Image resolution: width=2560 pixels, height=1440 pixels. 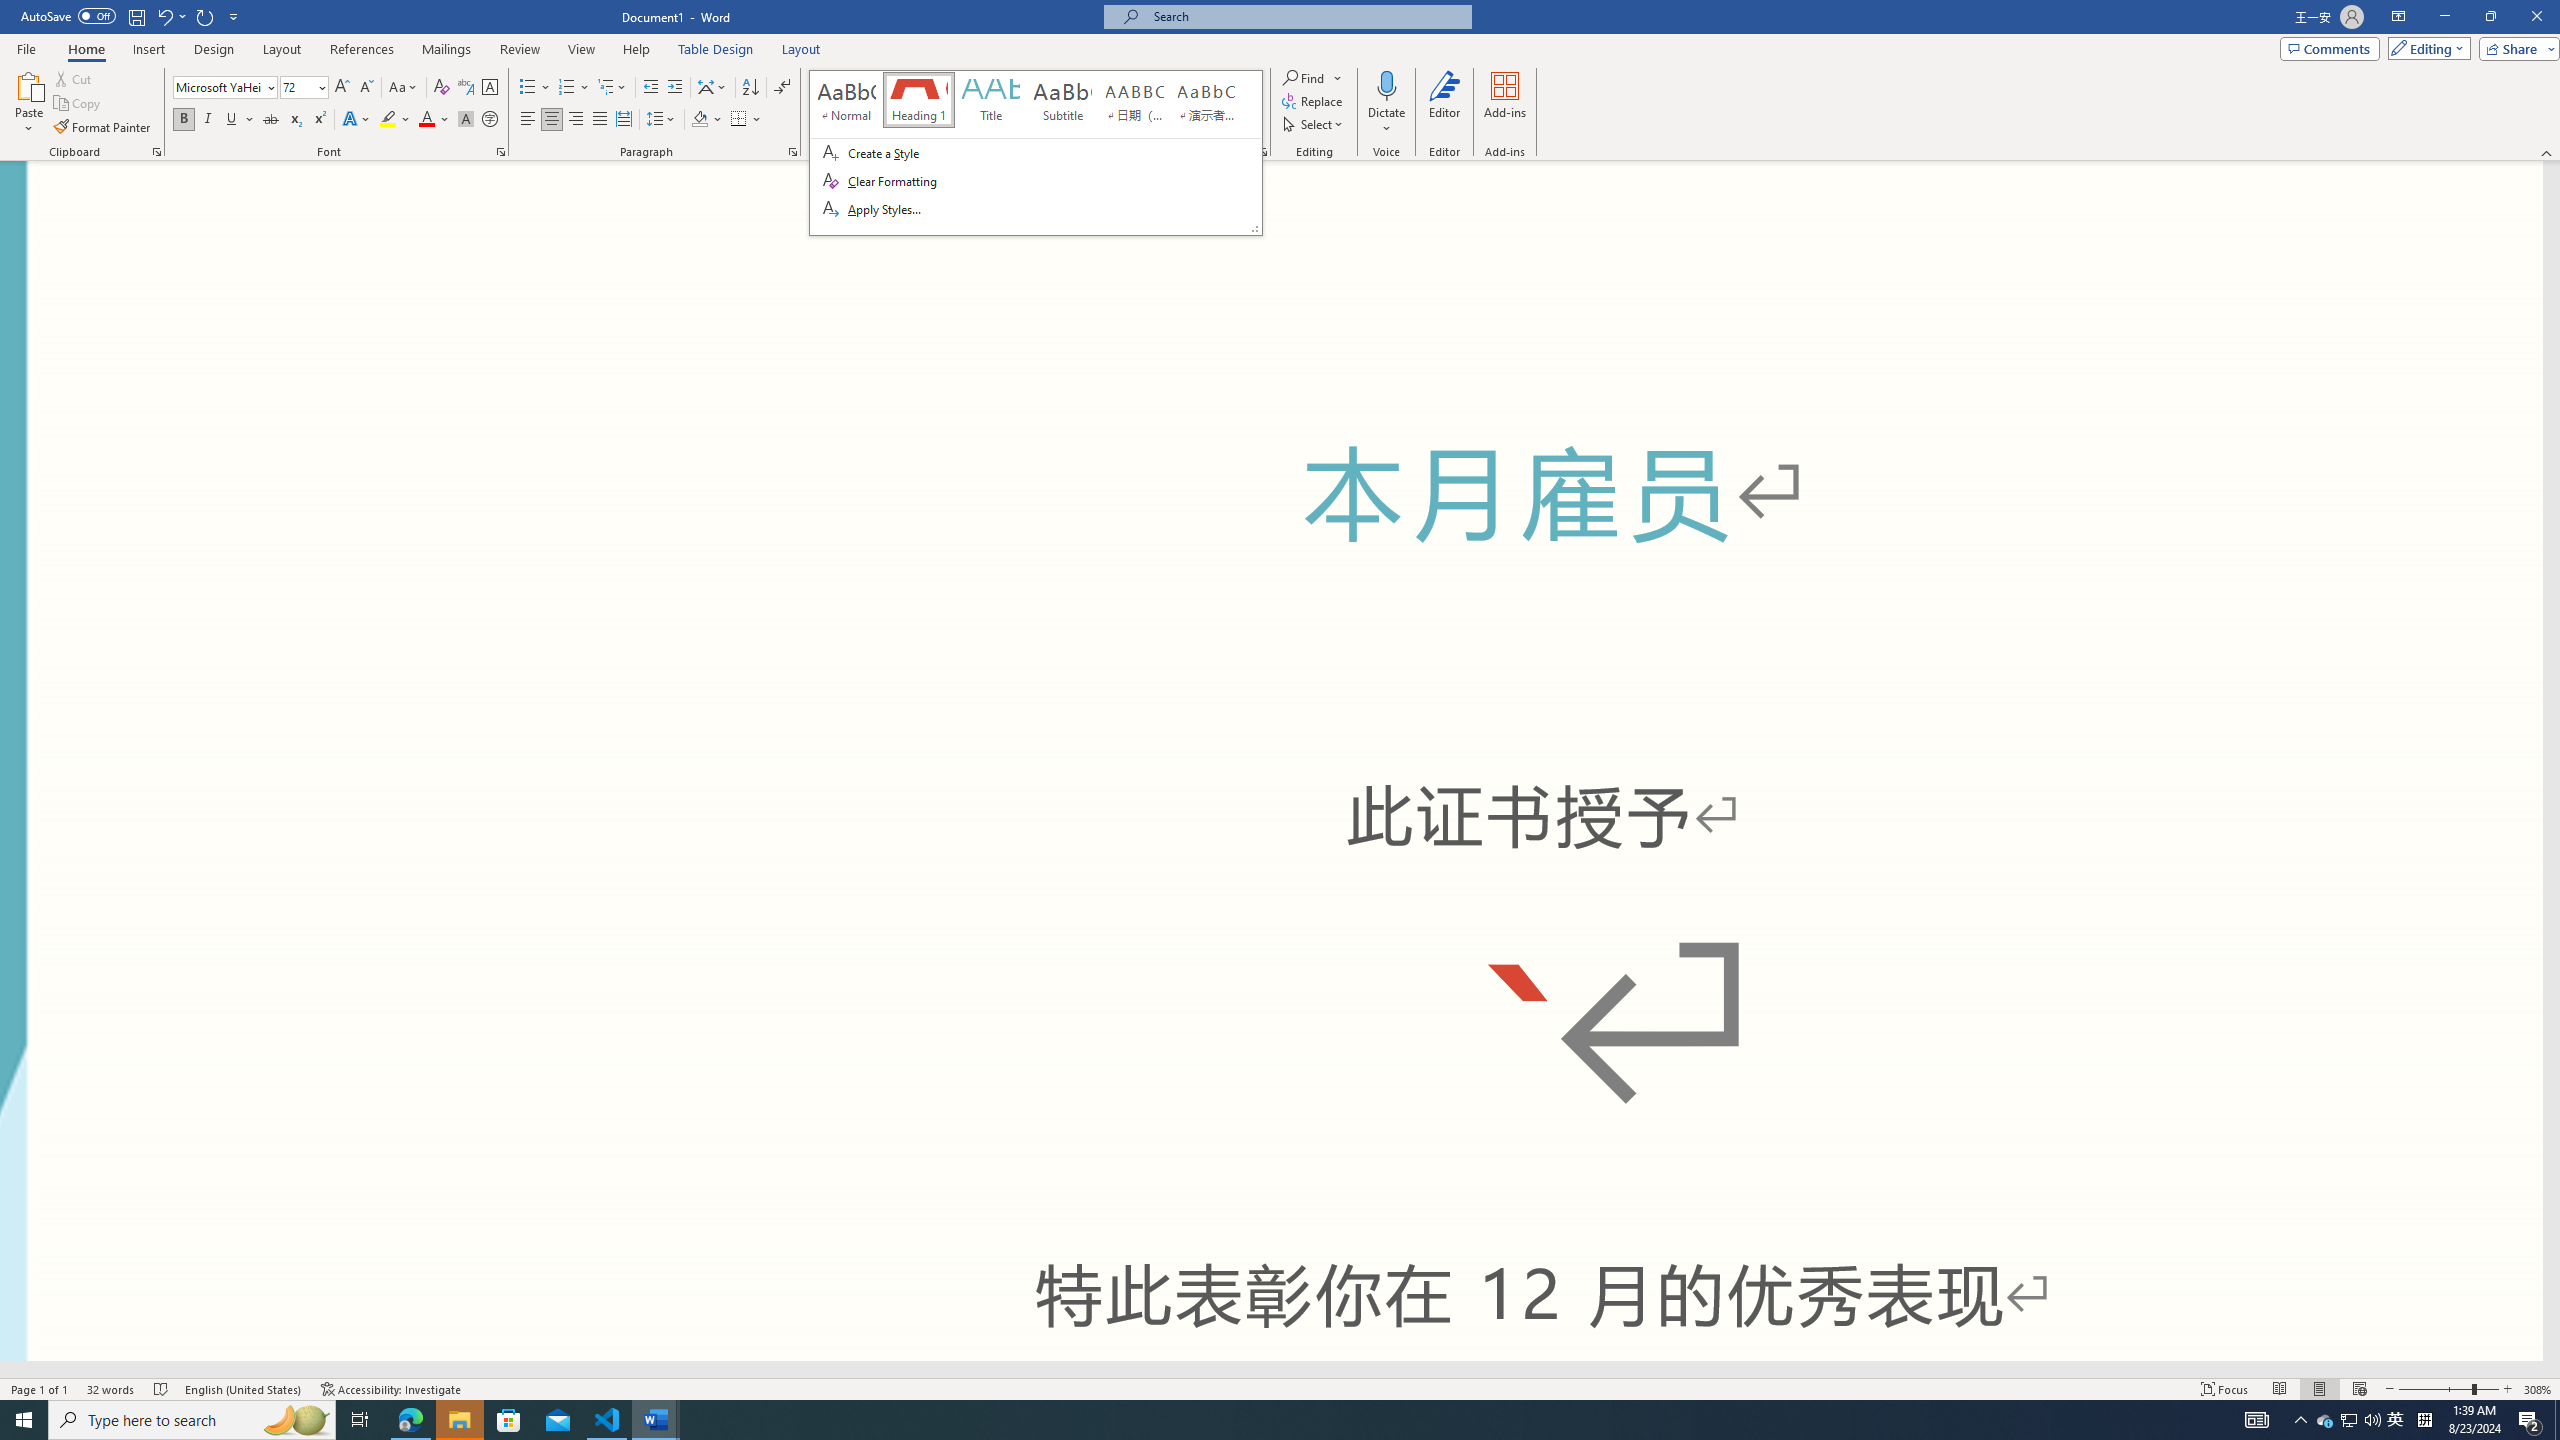 What do you see at coordinates (294, 118) in the screenshot?
I see `'Subscript'` at bounding box center [294, 118].